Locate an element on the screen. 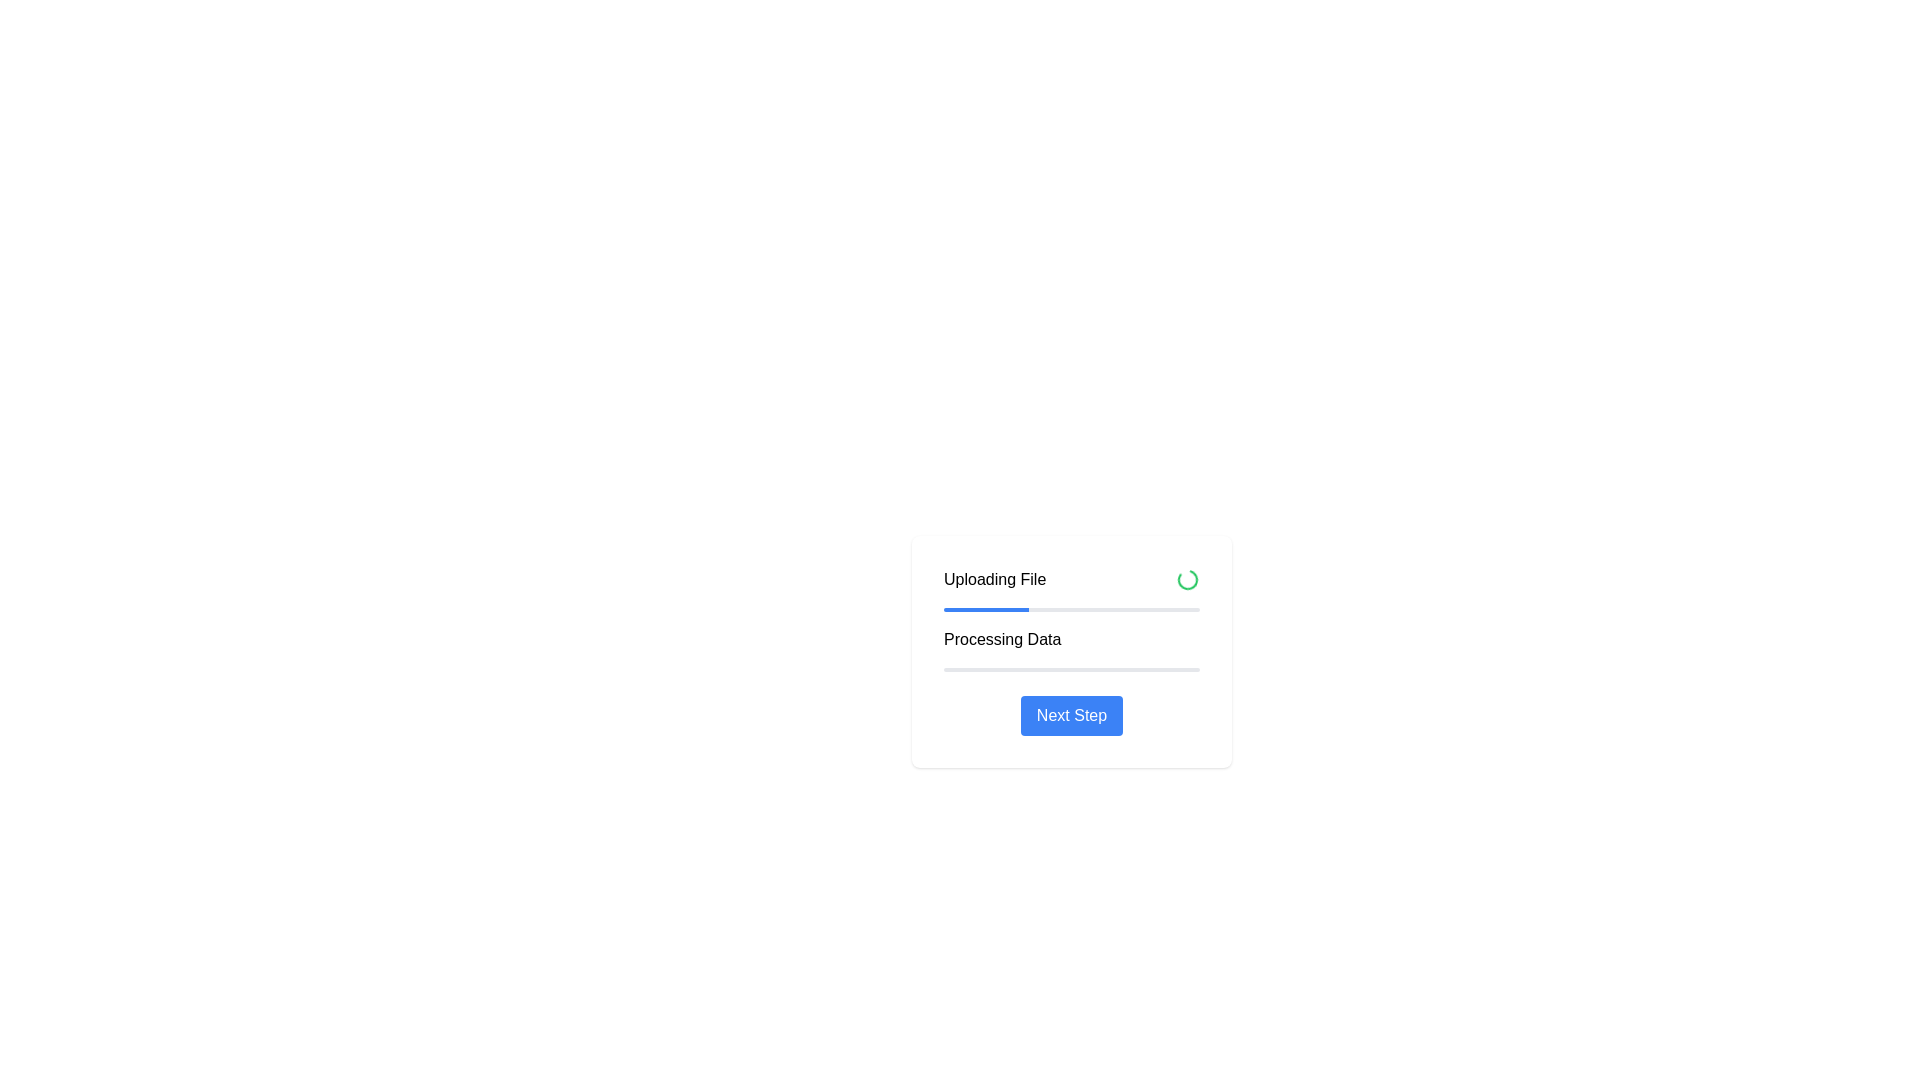  the animated spinner or loader icon located near the top-right corner of the rectangular box that contains text such as 'Uploading File' and 'Processing Data' is located at coordinates (1188, 579).